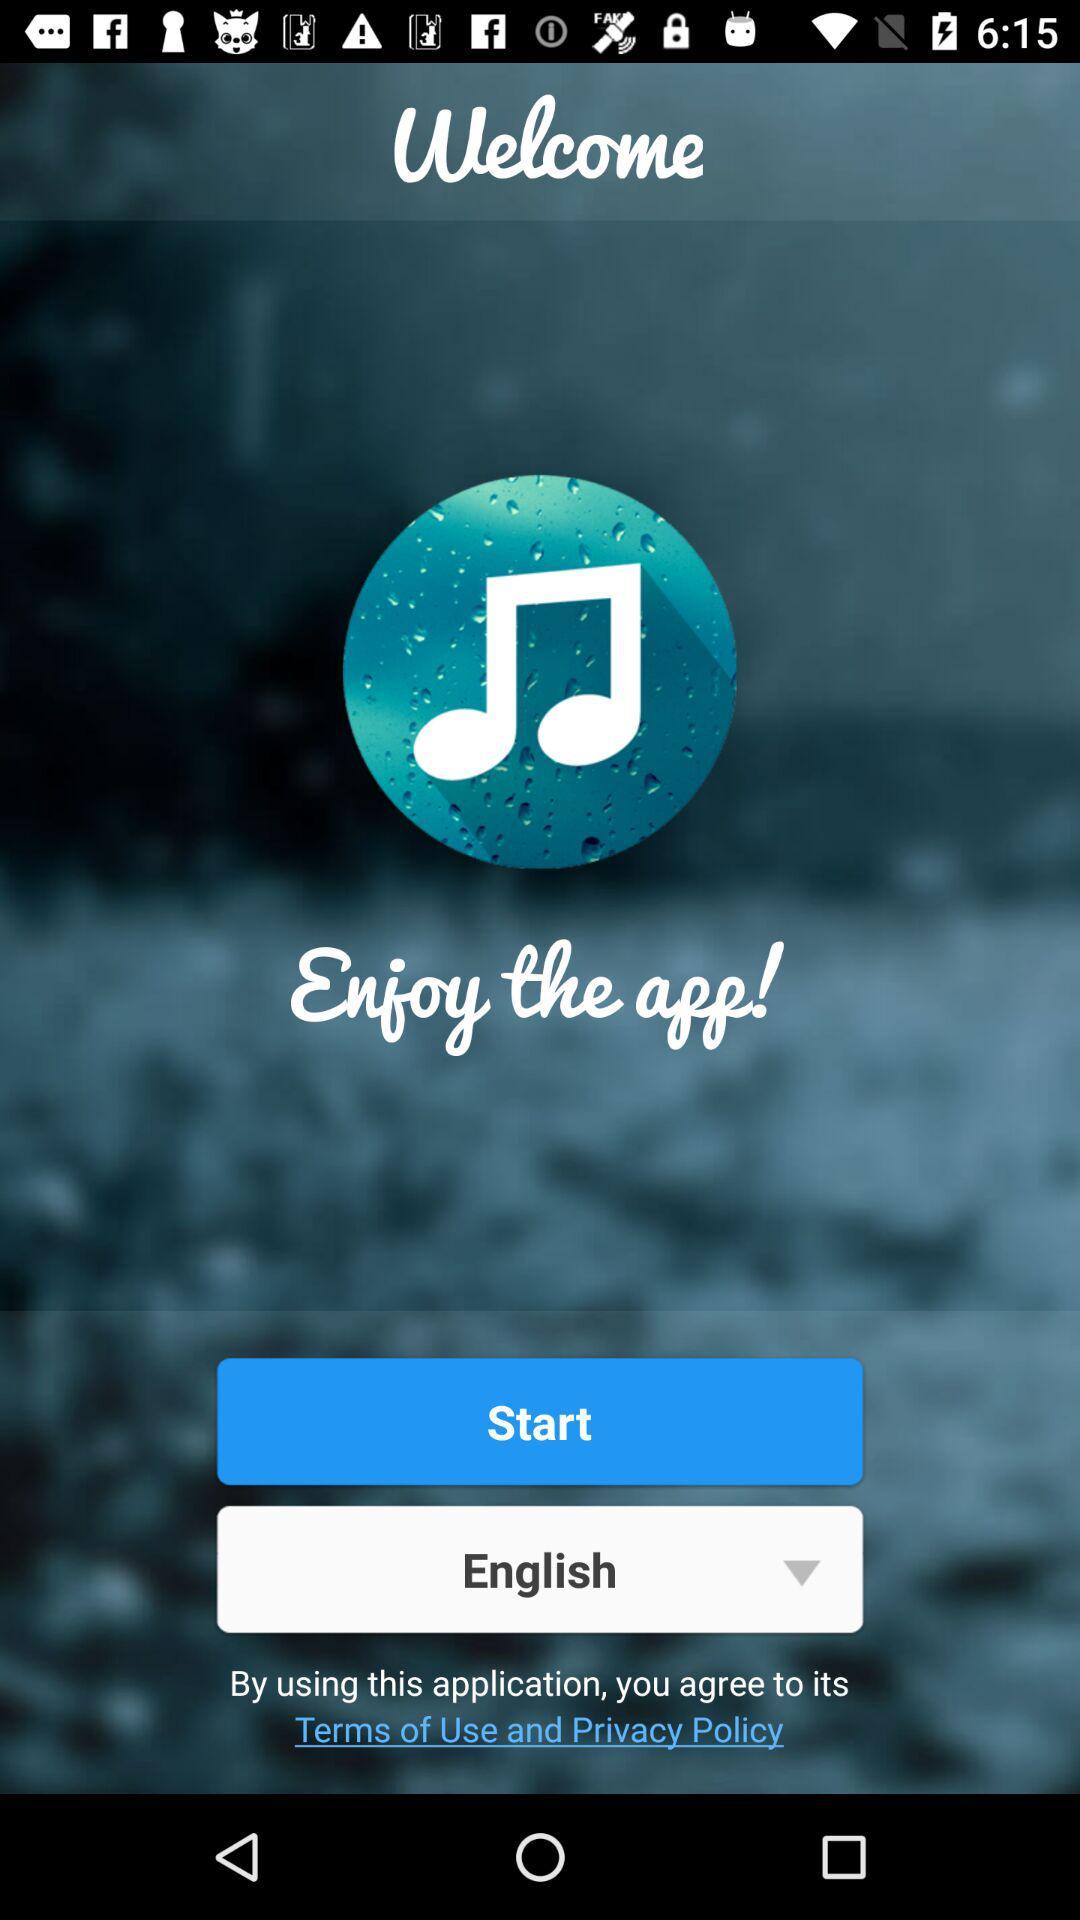  What do you see at coordinates (538, 1420) in the screenshot?
I see `item below the enjoy the app!` at bounding box center [538, 1420].